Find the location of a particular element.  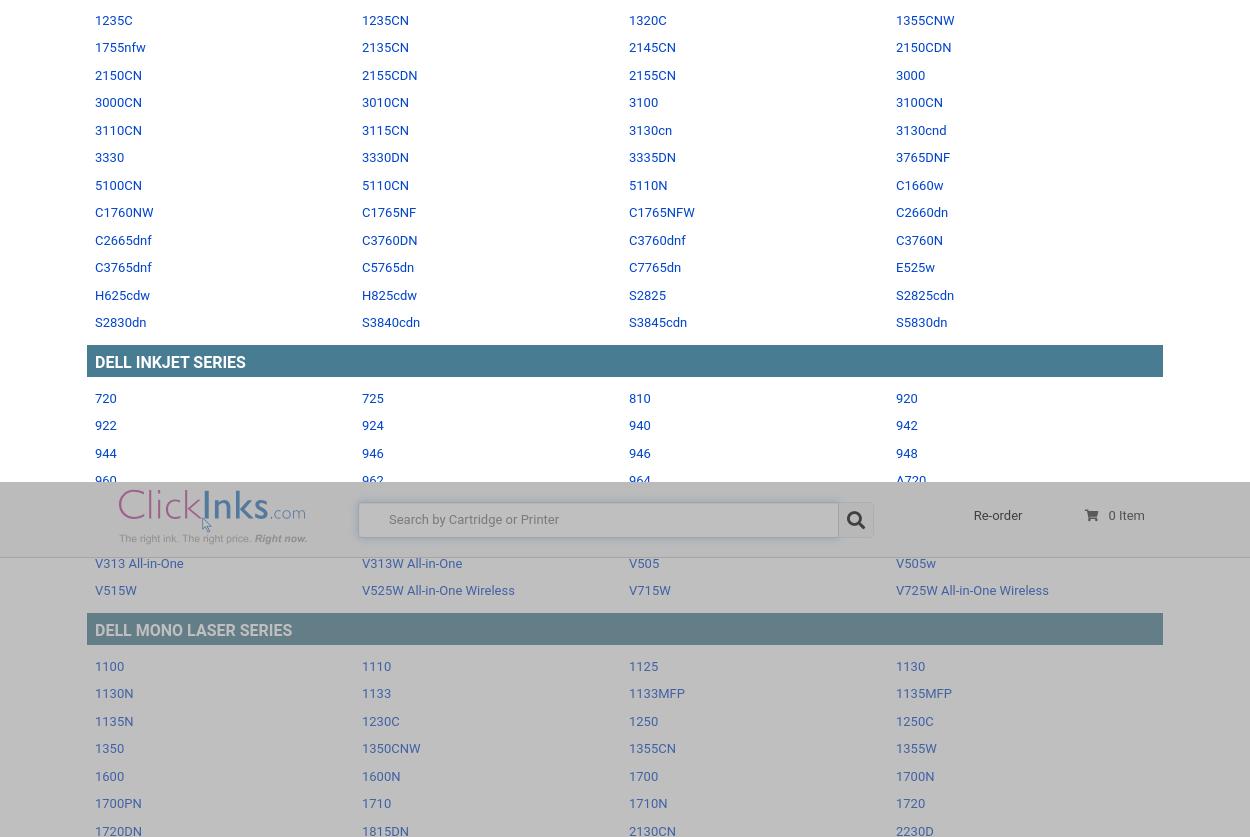

'Dell ink coupon codes' is located at coordinates (281, 678).